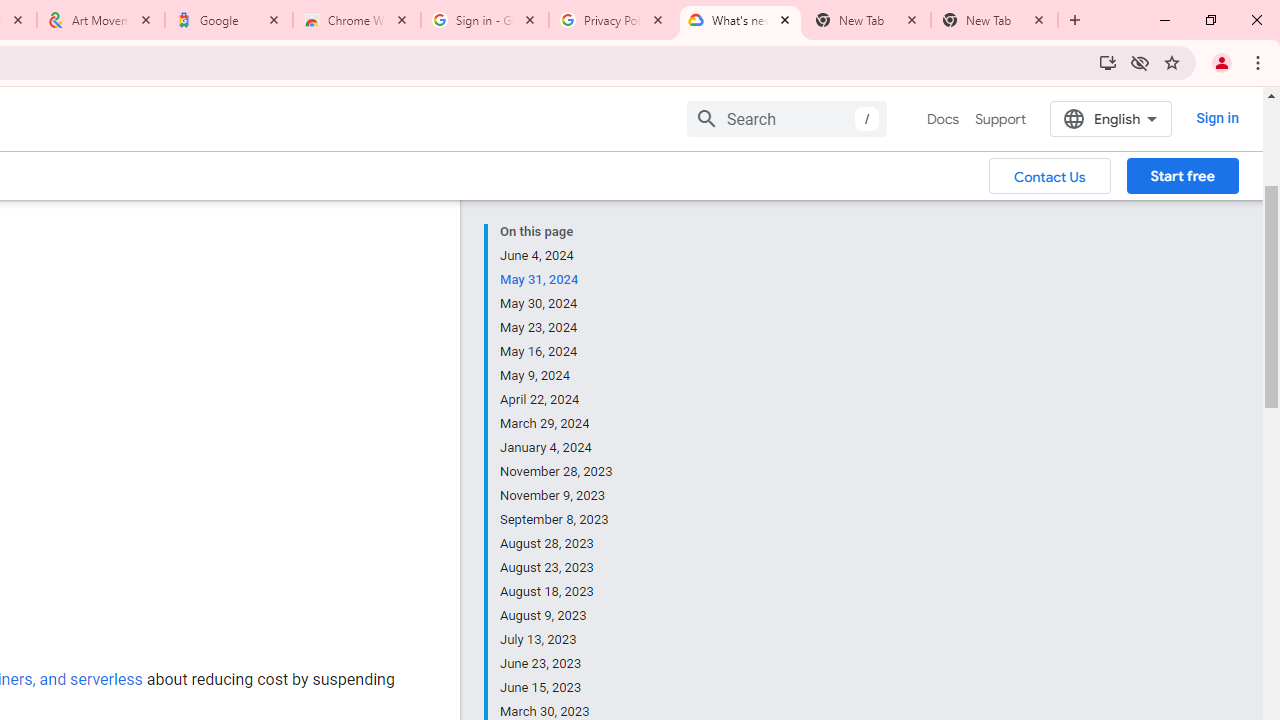  Describe the element at coordinates (941, 119) in the screenshot. I see `'Docs, selected'` at that location.